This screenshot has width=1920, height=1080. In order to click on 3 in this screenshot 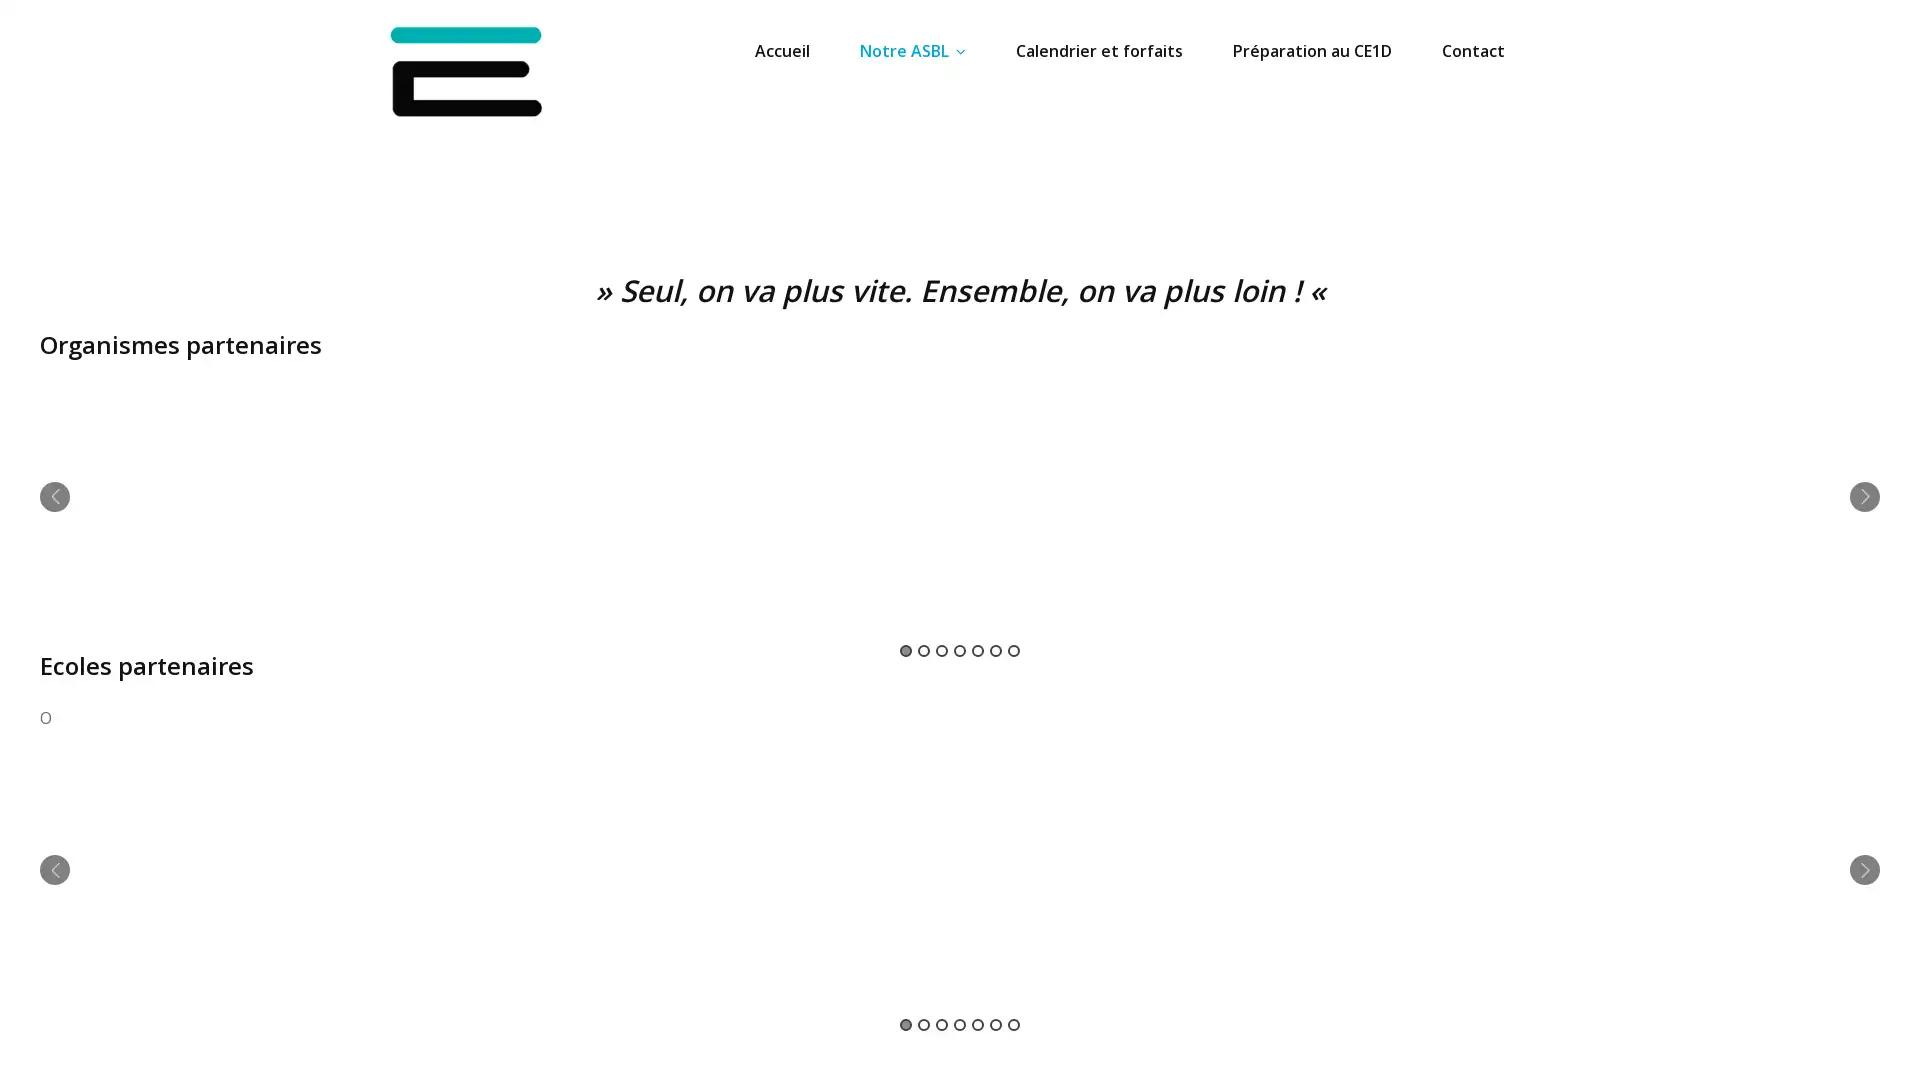, I will do `click(940, 651)`.